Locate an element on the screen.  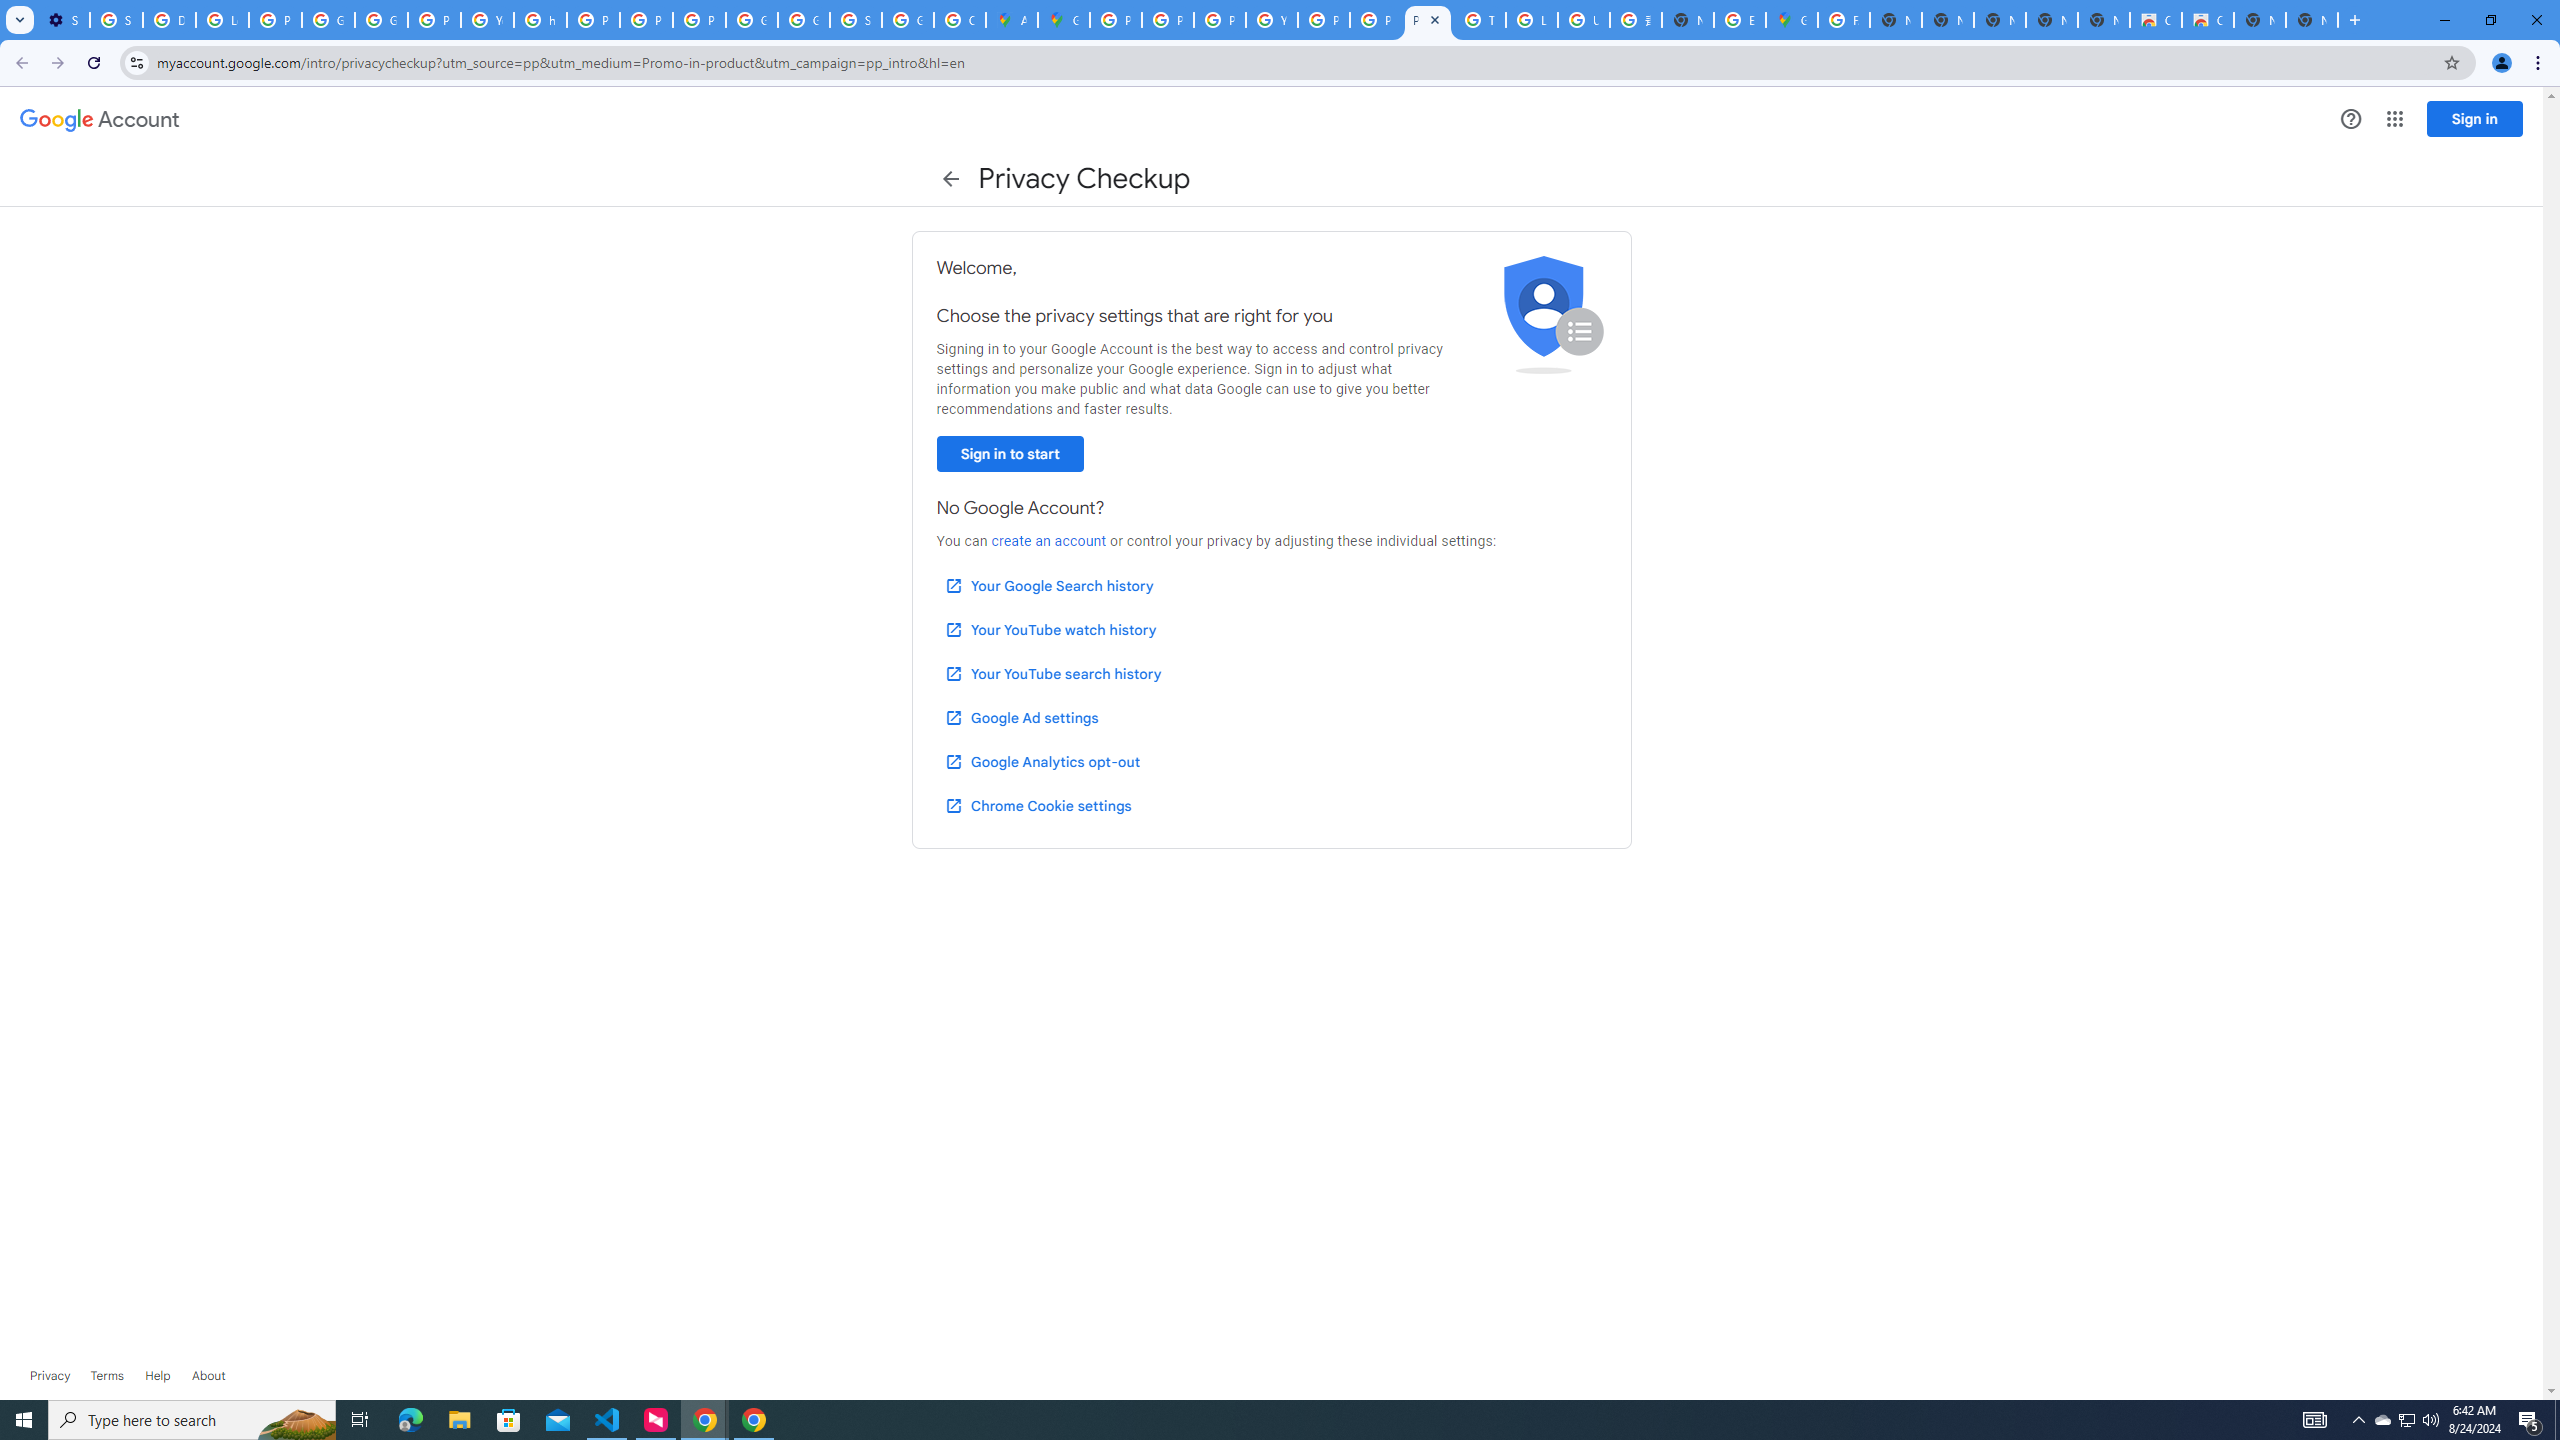
'Tips & tricks for Chrome - Google Chrome Help' is located at coordinates (1479, 19).